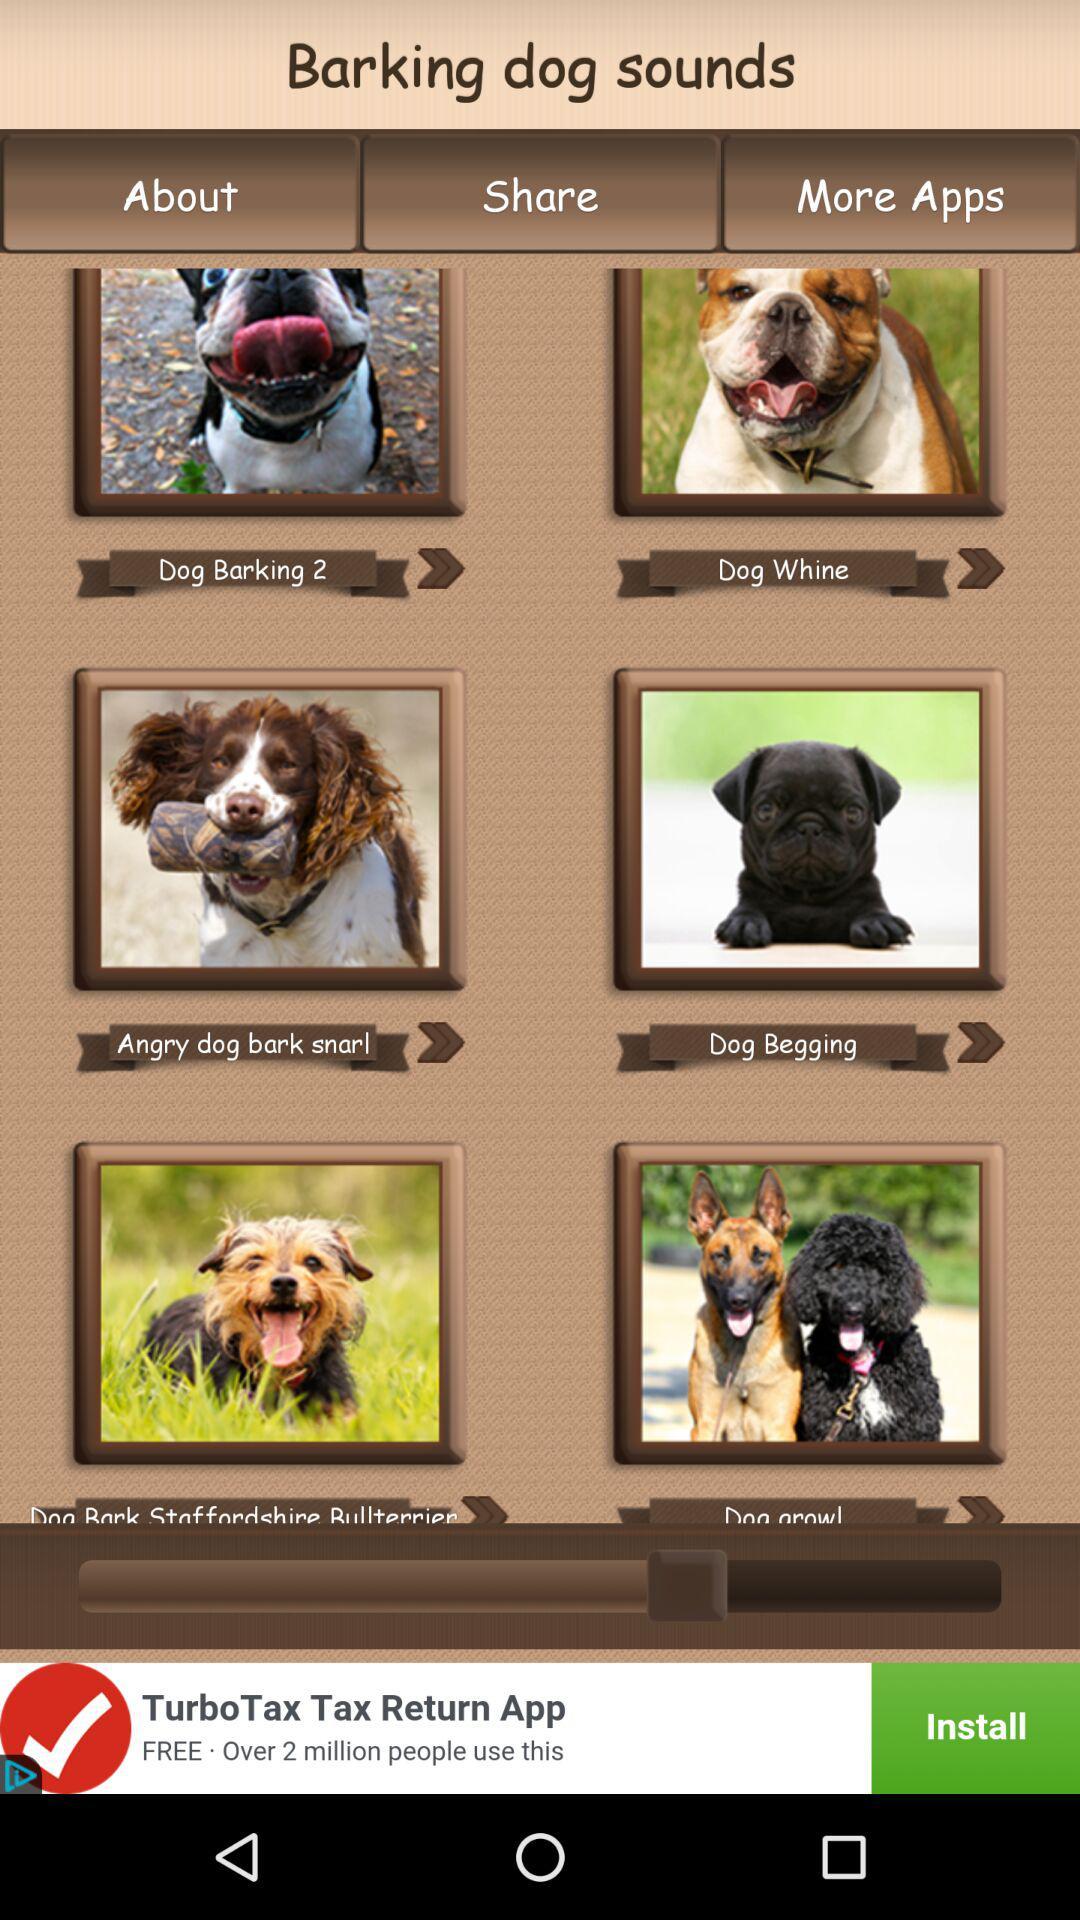 Image resolution: width=1080 pixels, height=1920 pixels. Describe the element at coordinates (900, 194) in the screenshot. I see `the icon to the right of the share icon` at that location.